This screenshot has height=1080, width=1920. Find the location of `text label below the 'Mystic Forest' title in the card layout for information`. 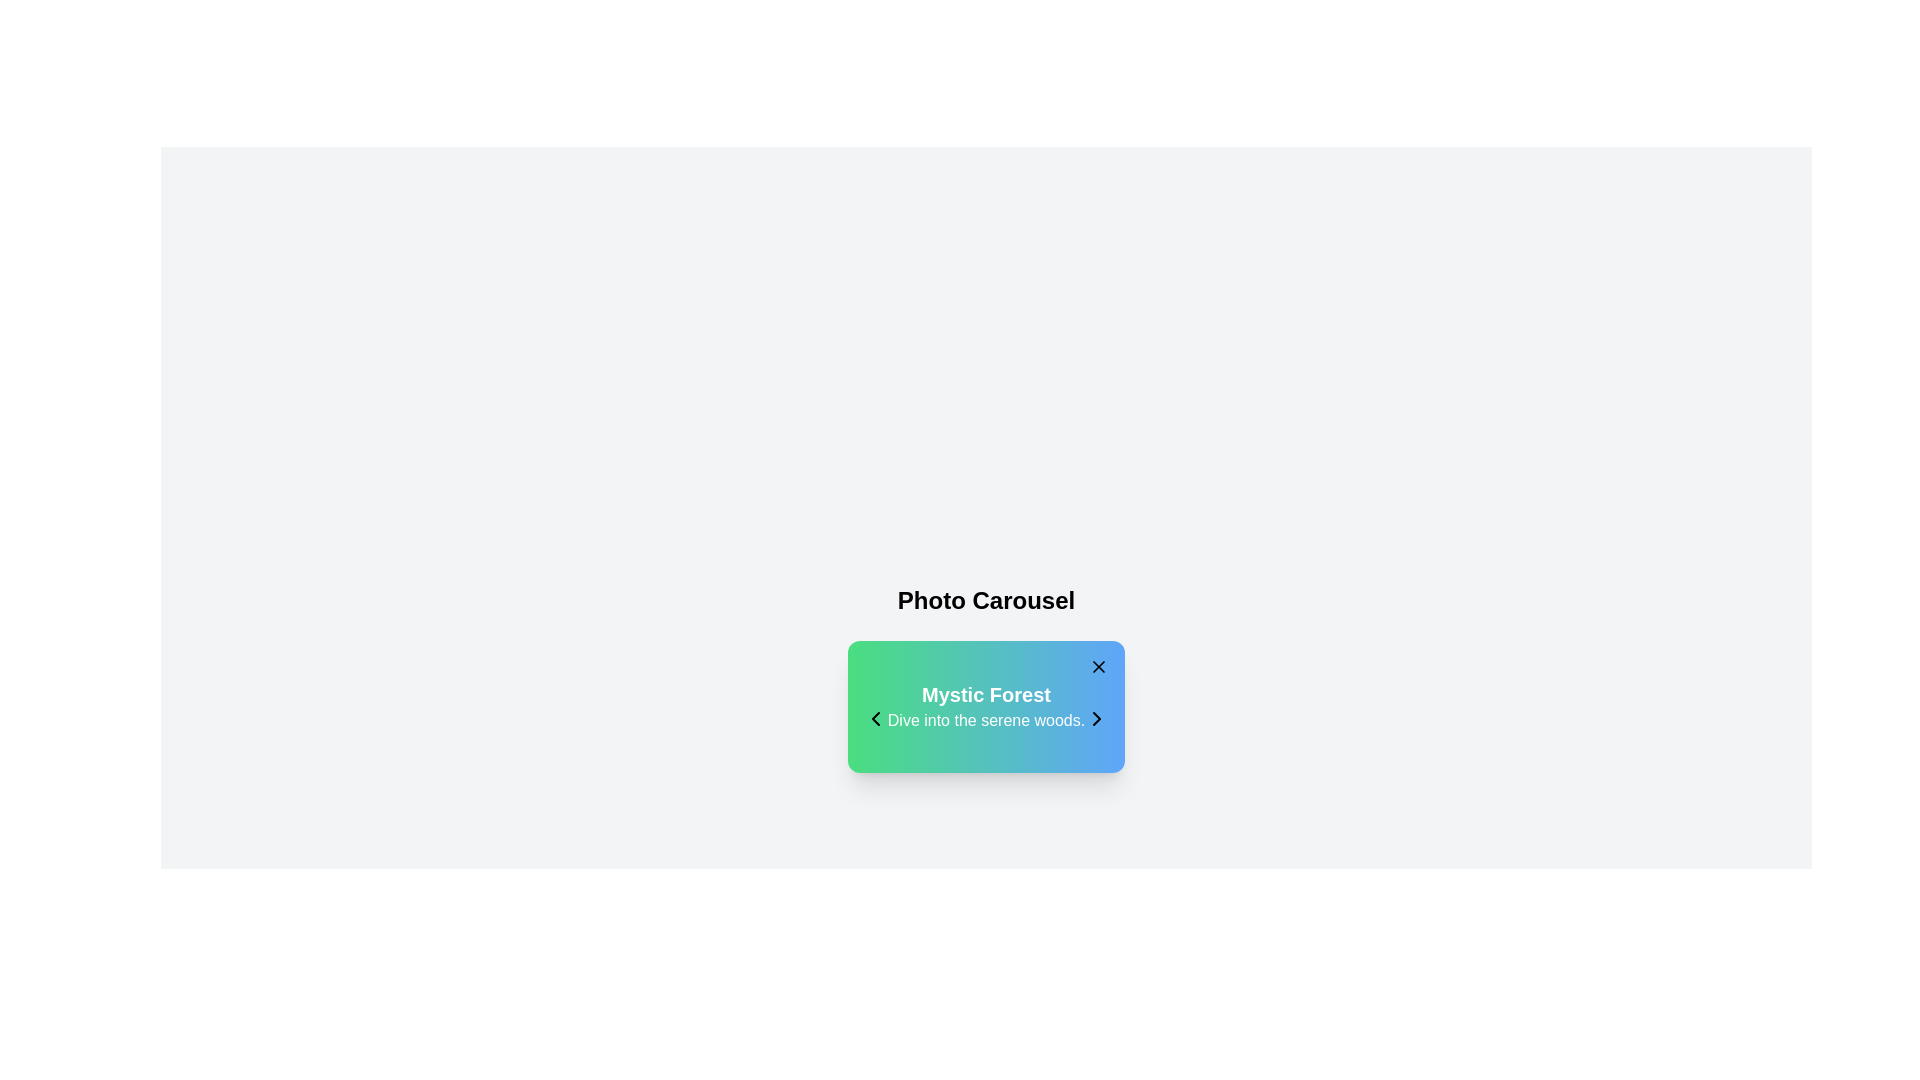

text label below the 'Mystic Forest' title in the card layout for information is located at coordinates (986, 721).